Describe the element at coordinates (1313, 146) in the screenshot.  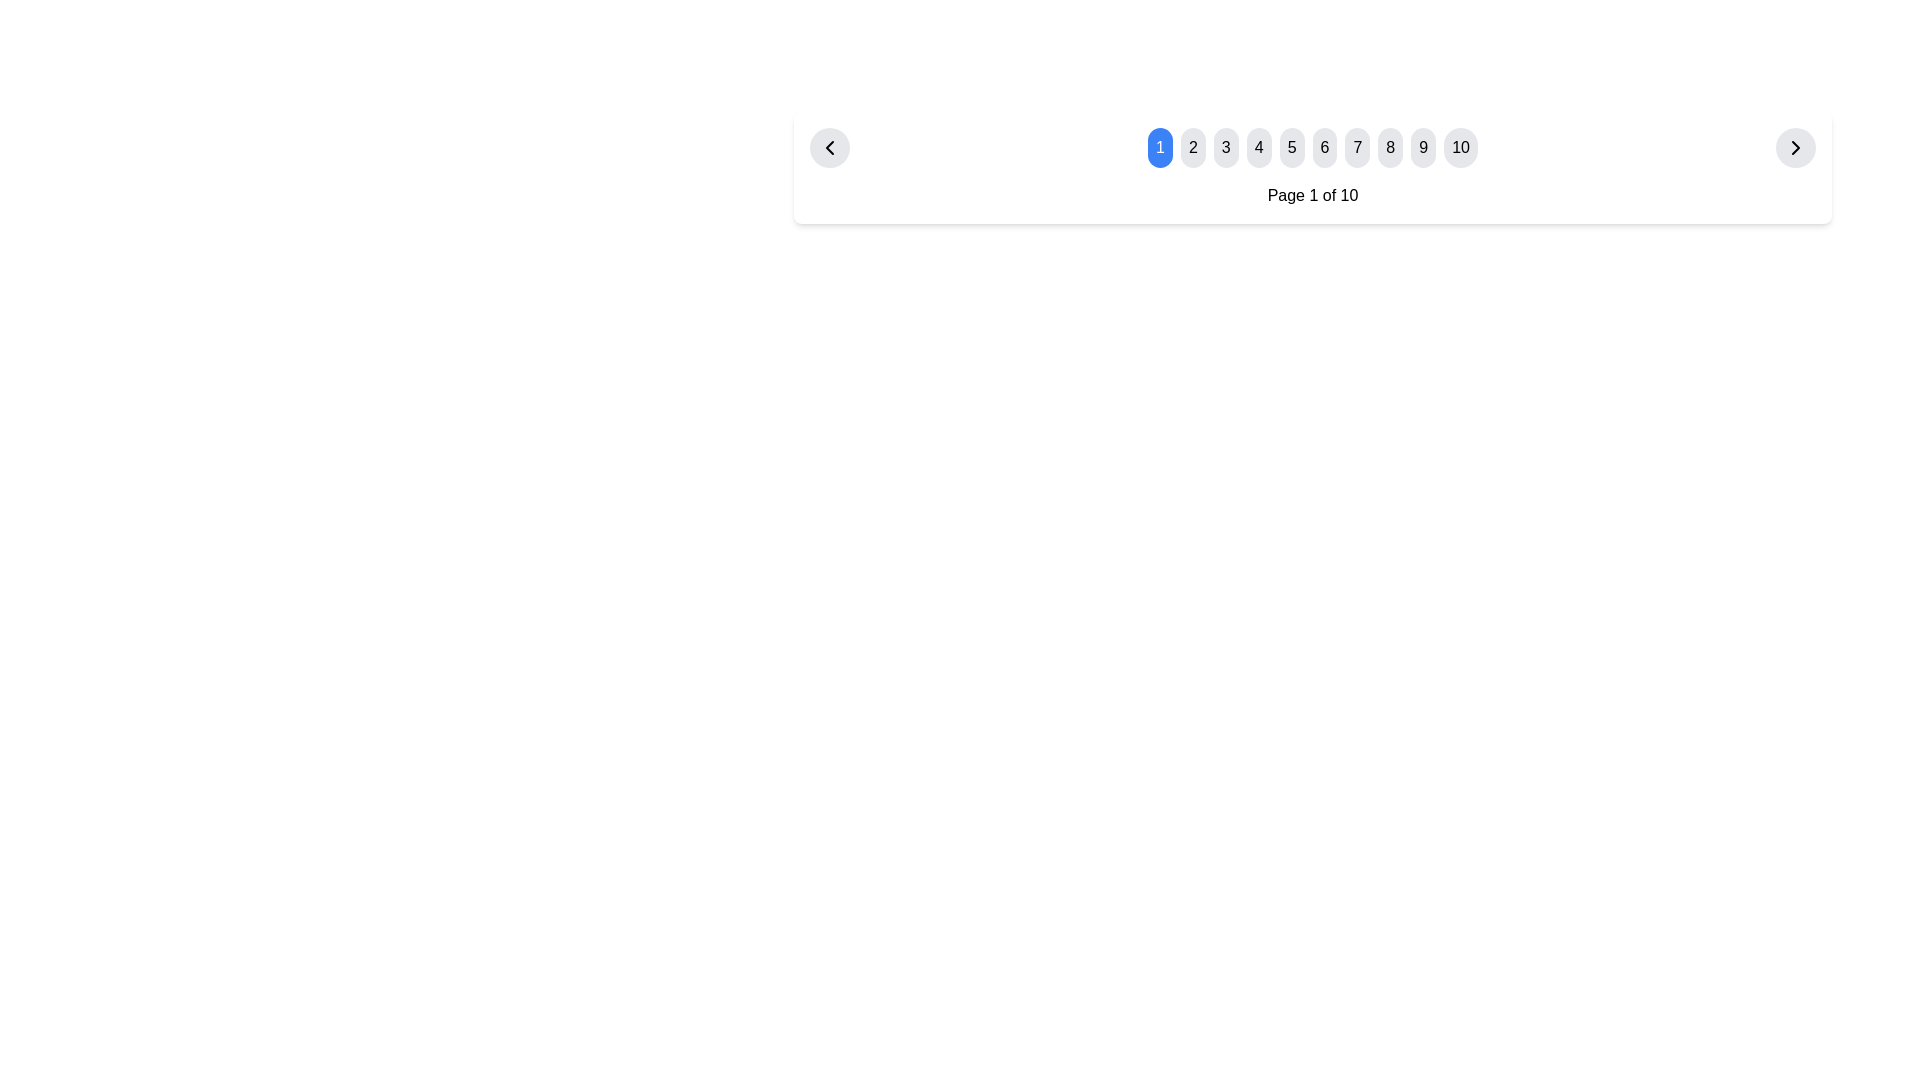
I see `the circular button displaying the number '6'` at that location.